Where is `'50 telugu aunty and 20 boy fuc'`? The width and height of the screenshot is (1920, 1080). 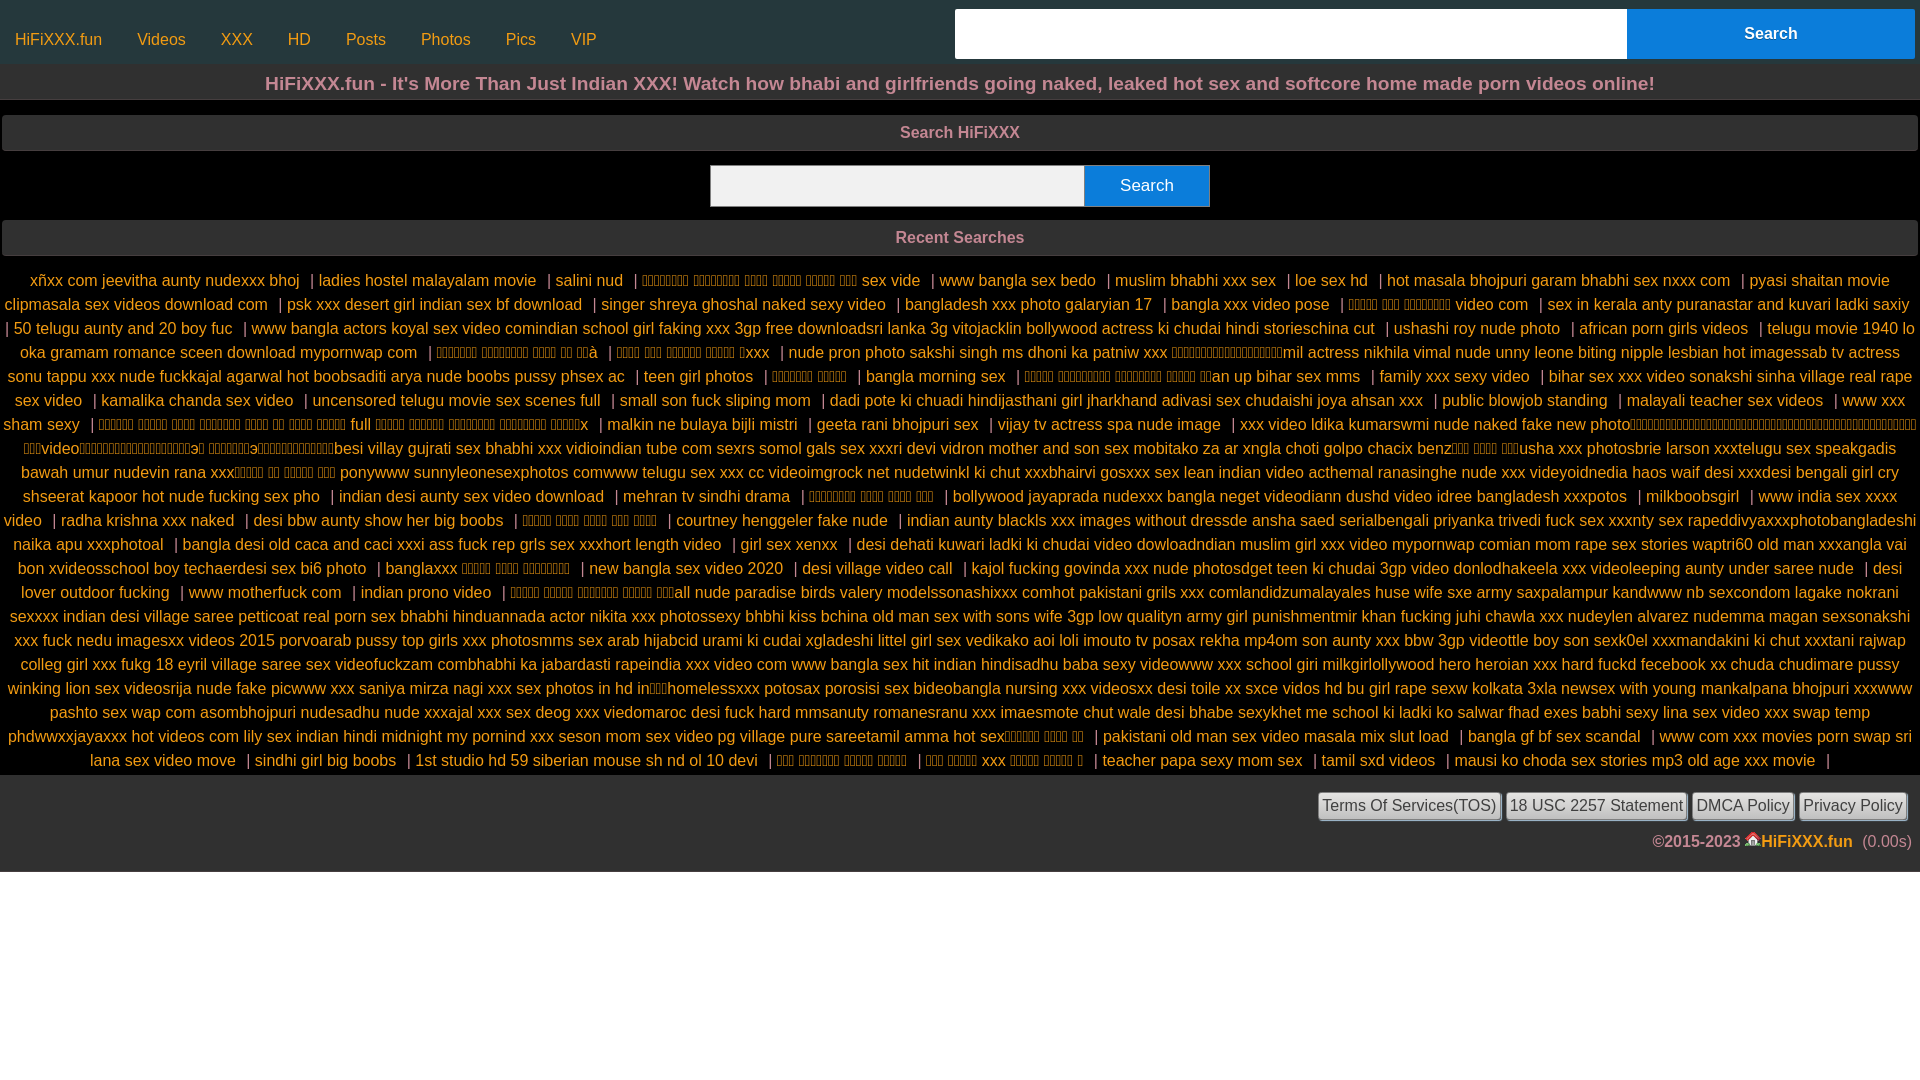 '50 telugu aunty and 20 boy fuc' is located at coordinates (122, 327).